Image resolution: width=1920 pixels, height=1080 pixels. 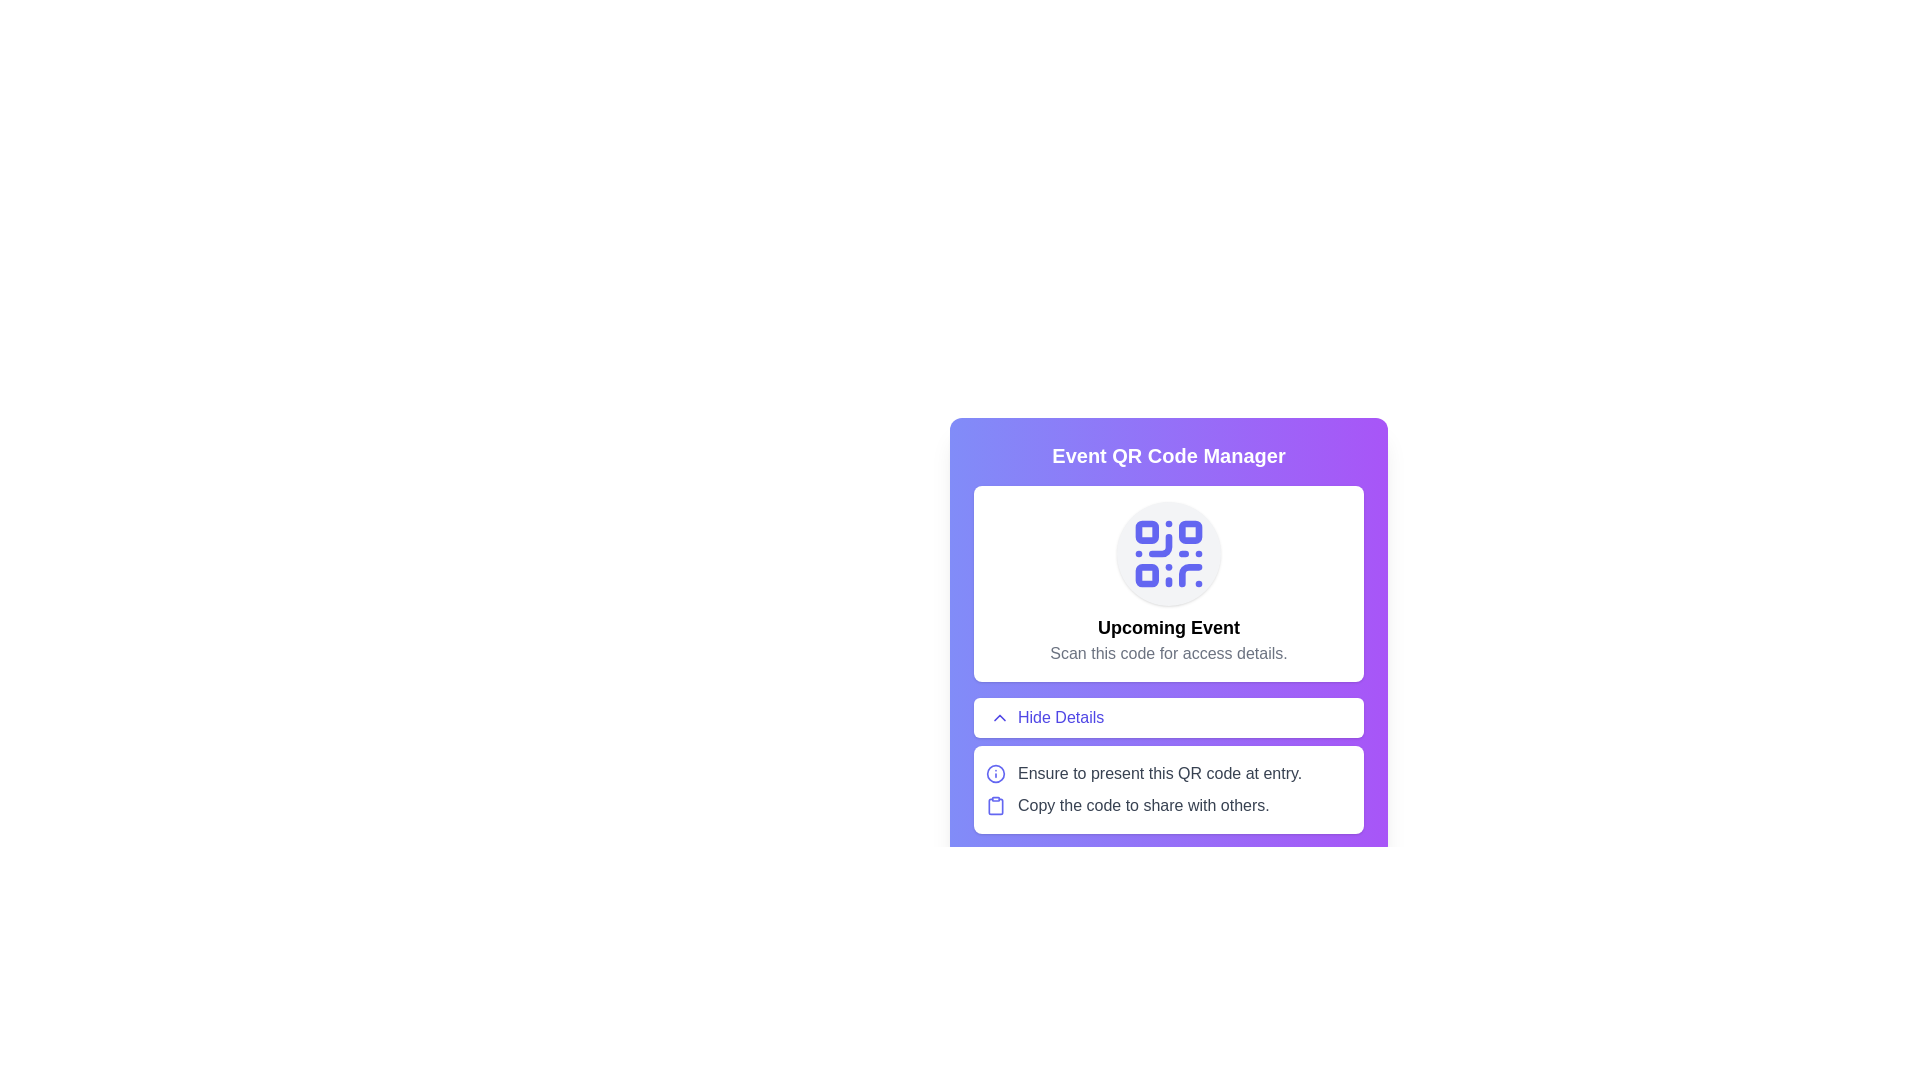 What do you see at coordinates (996, 805) in the screenshot?
I see `the clipboard icon with indigo-colored strokes in the 'Copy the code to share with others' menu section` at bounding box center [996, 805].